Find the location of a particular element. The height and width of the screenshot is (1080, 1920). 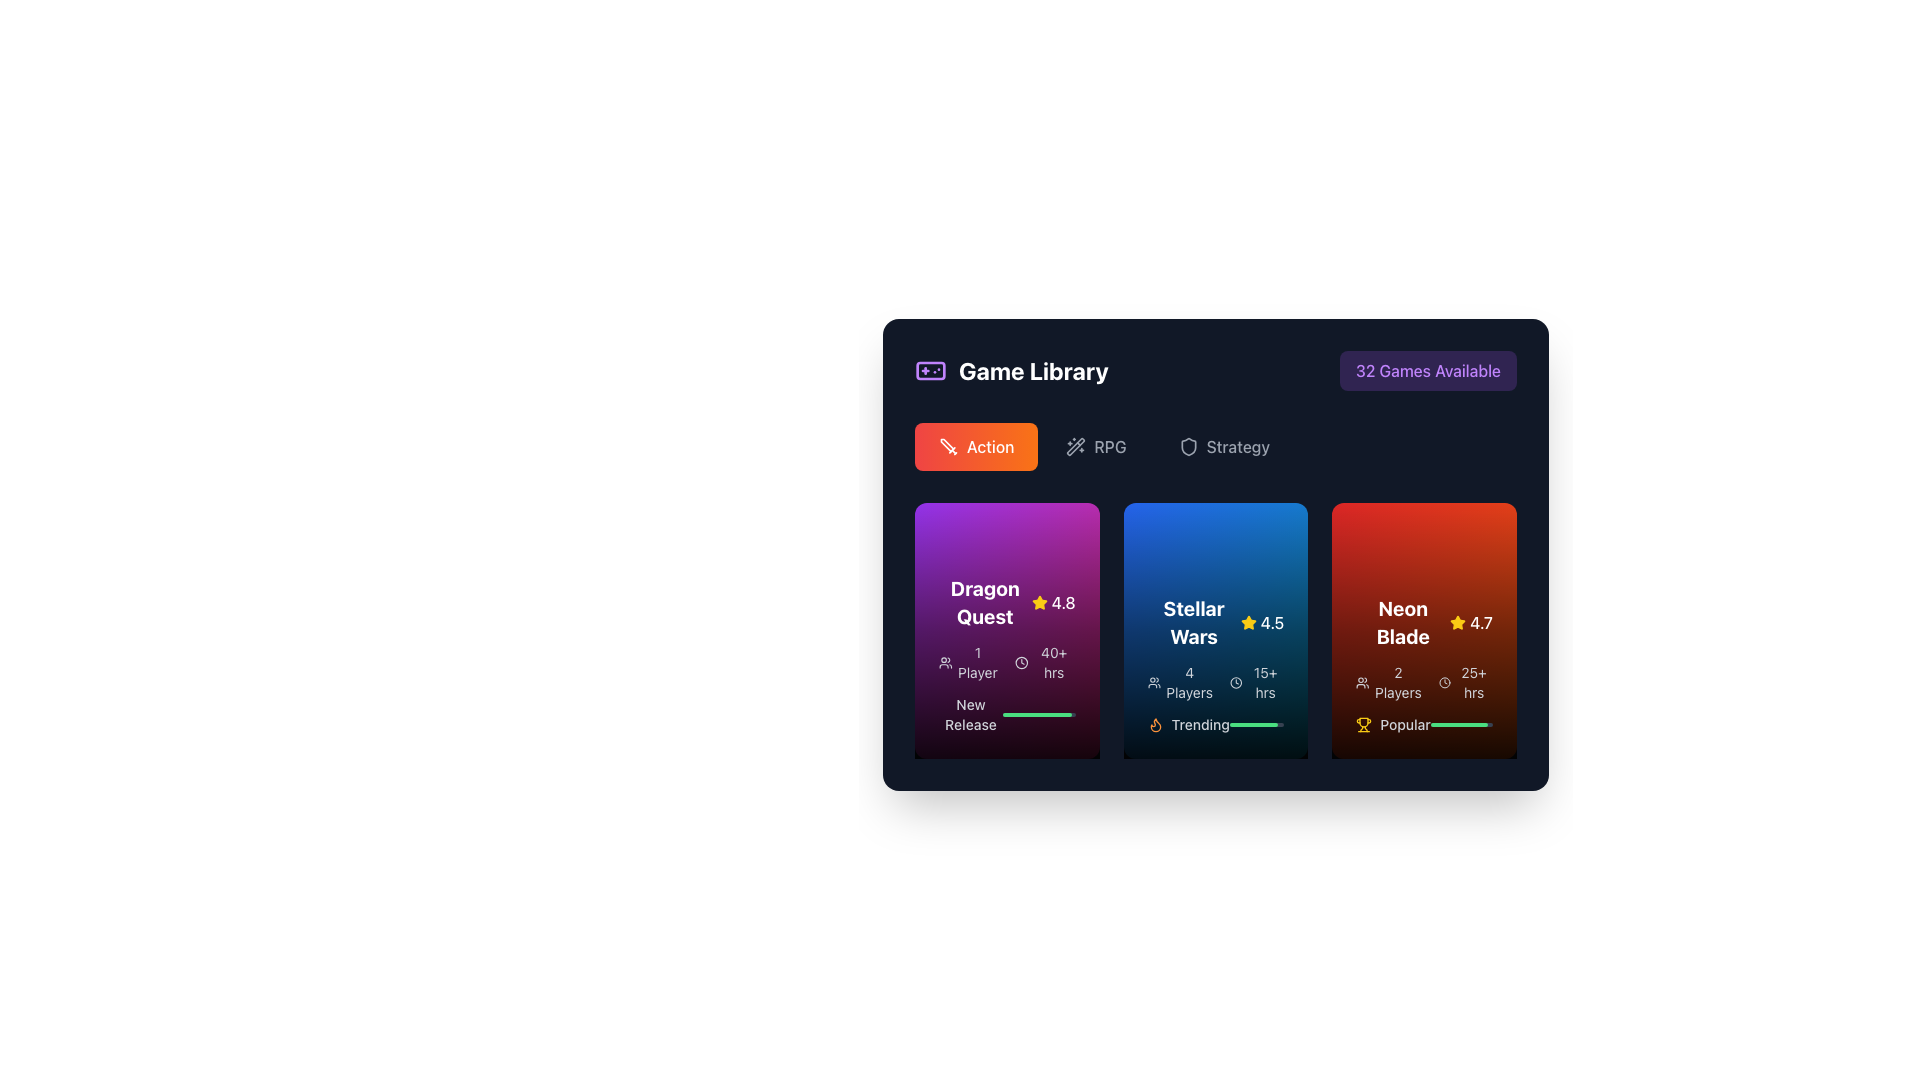

the 'Action' icon located inside the filter options to the left of the 'Action' label text to filter games is located at coordinates (948, 446).